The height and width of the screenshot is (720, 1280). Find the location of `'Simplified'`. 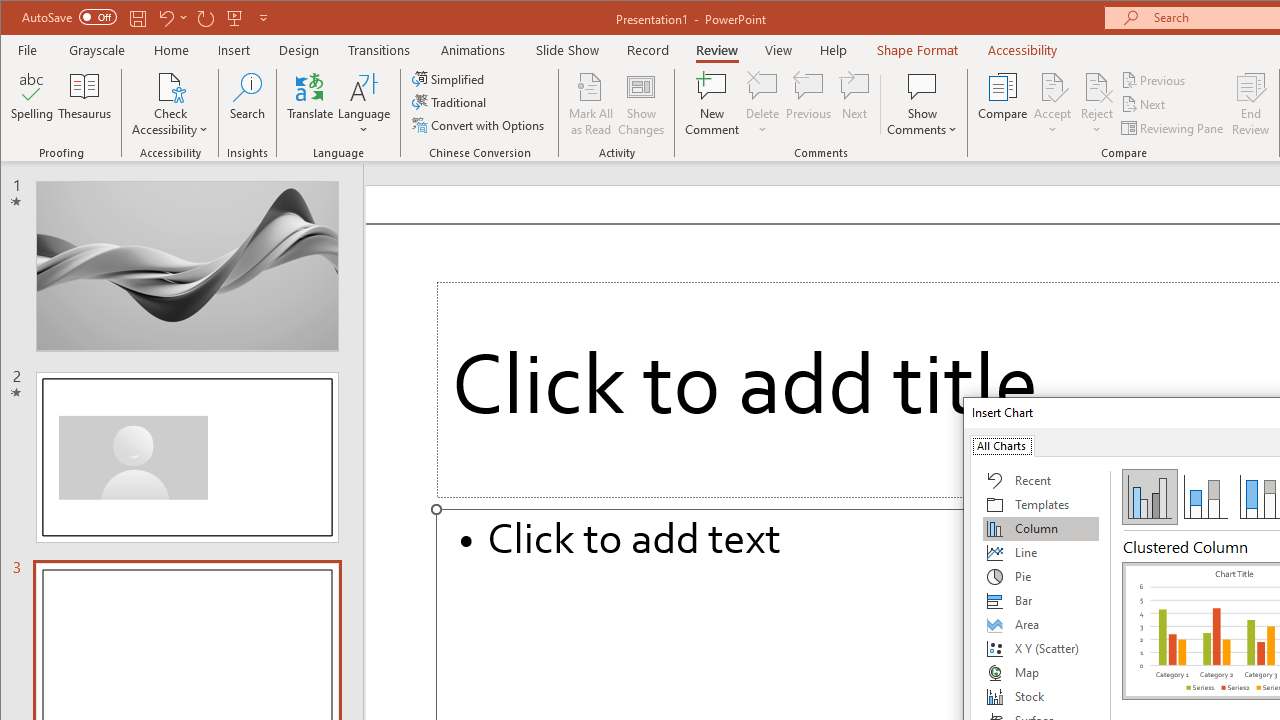

'Simplified' is located at coordinates (449, 78).